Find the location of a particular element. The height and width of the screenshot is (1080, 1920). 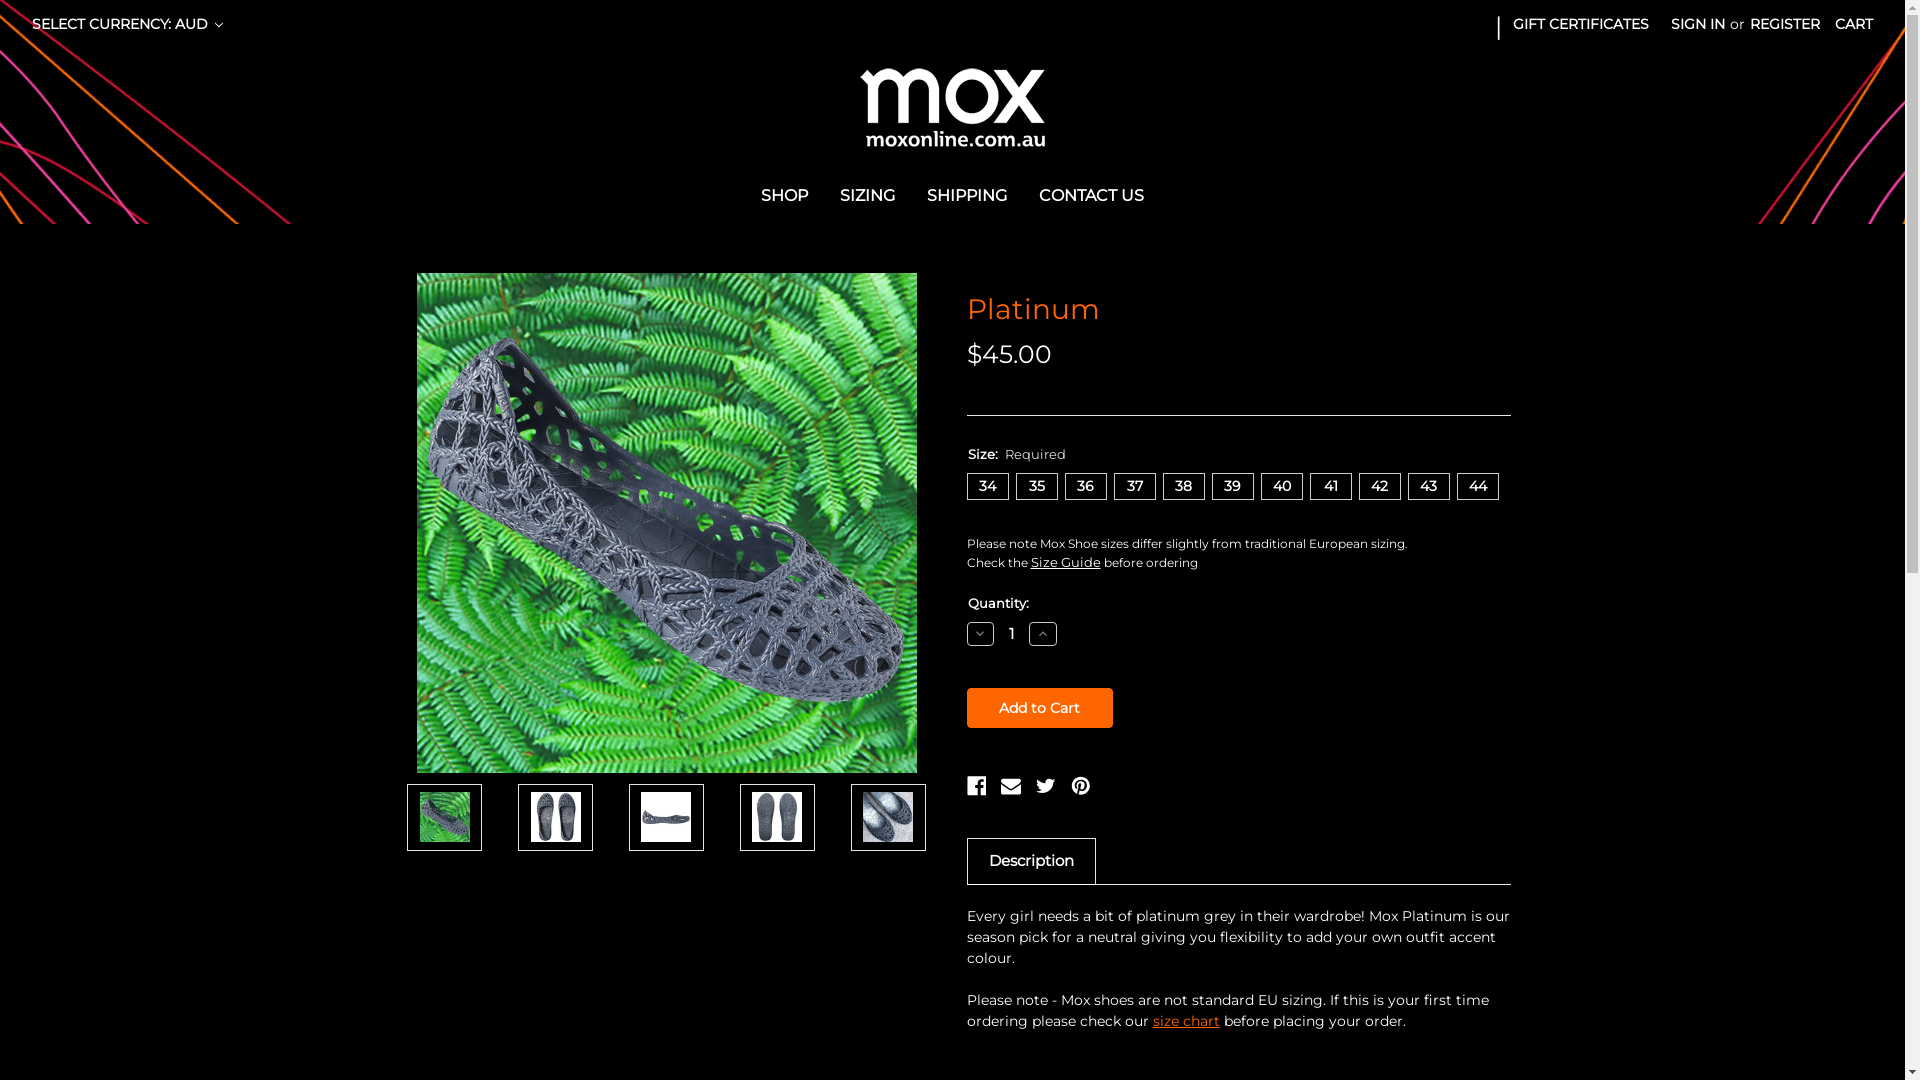

'Size Guide' is located at coordinates (1064, 562).